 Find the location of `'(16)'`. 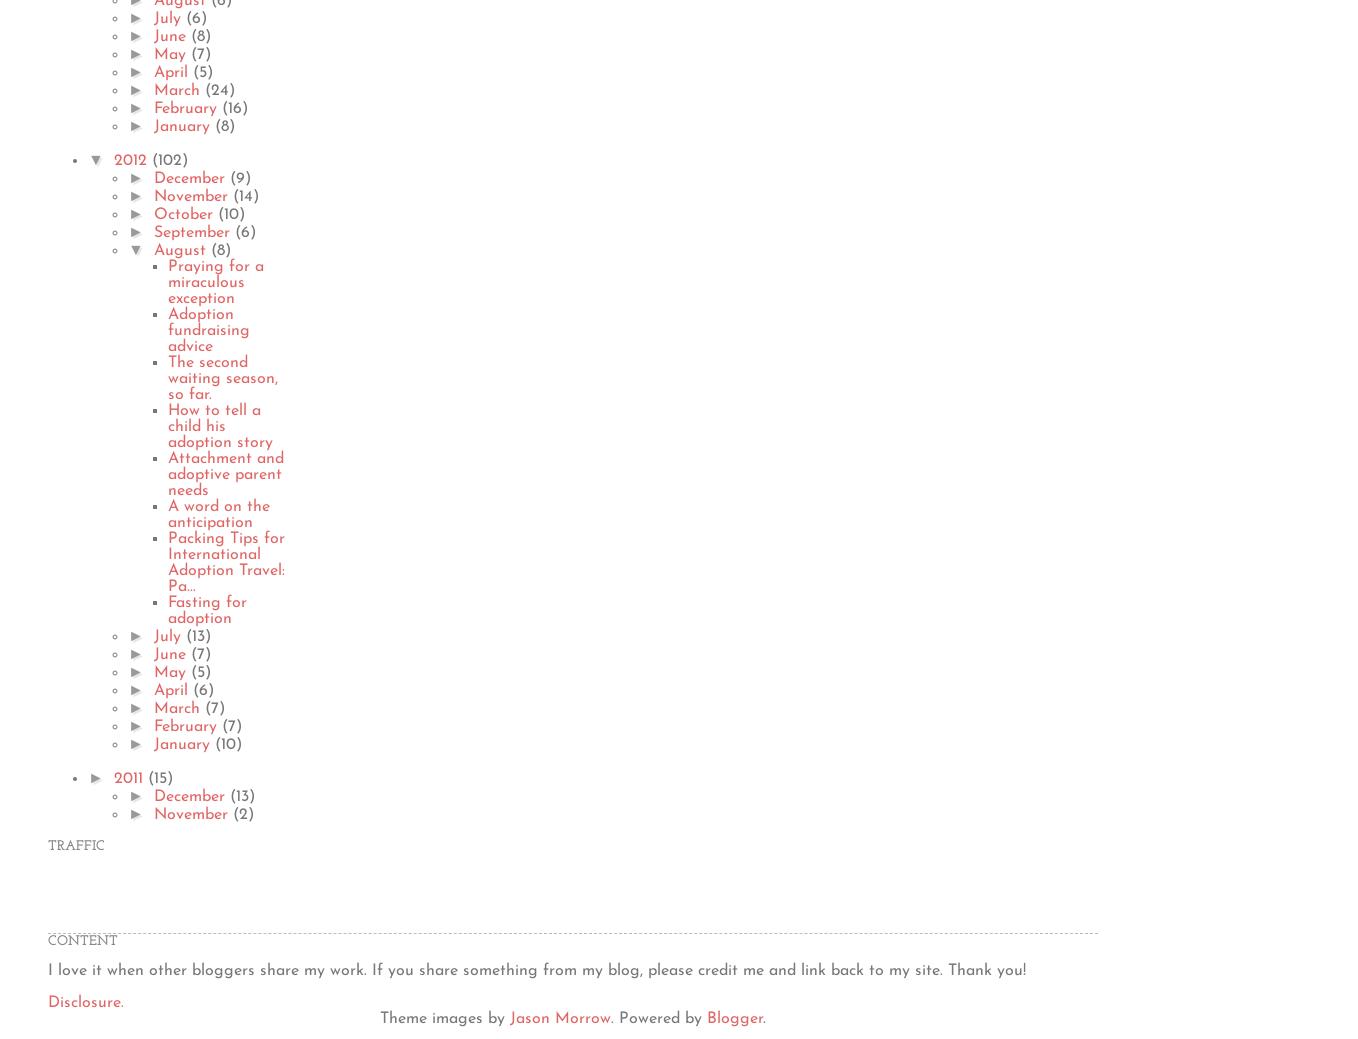

'(16)' is located at coordinates (232, 106).